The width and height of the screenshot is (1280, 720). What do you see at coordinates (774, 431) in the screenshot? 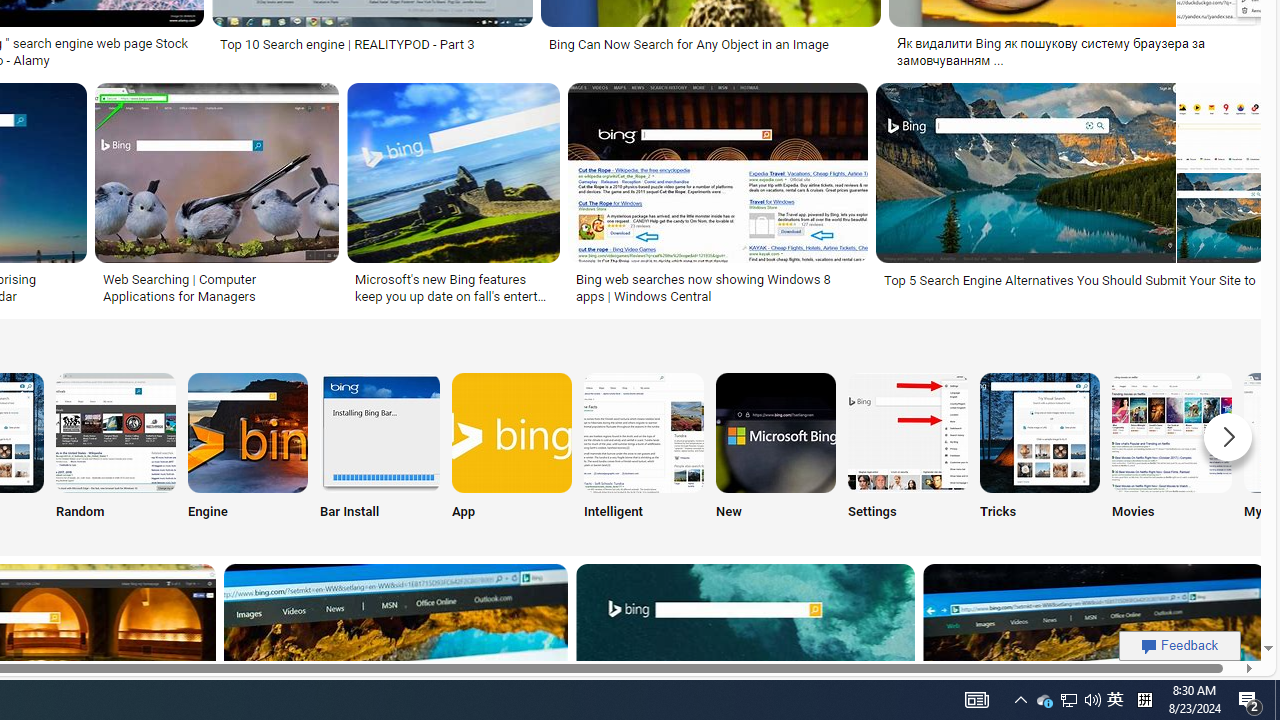
I see `'New Bing Image Search'` at bounding box center [774, 431].